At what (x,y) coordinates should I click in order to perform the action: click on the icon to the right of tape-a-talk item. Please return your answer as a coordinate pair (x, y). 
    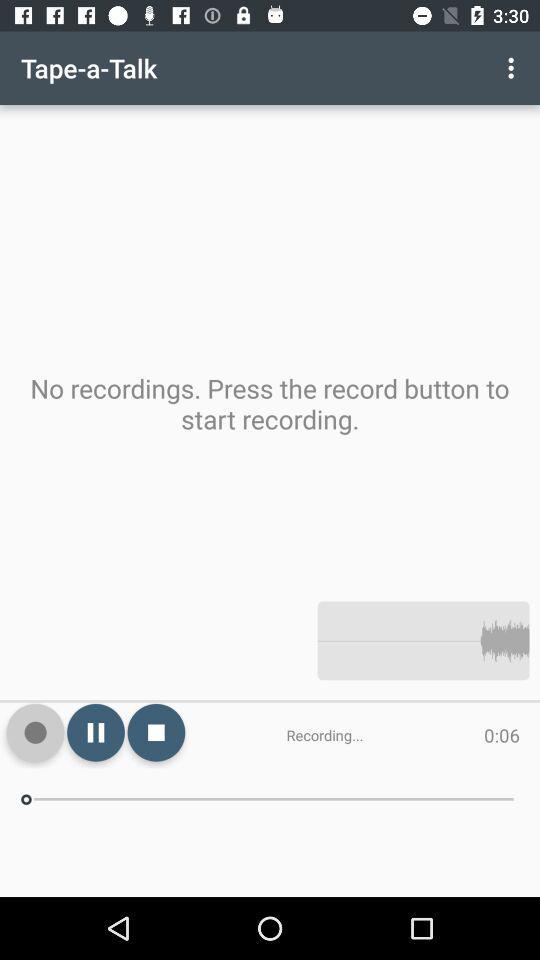
    Looking at the image, I should click on (513, 68).